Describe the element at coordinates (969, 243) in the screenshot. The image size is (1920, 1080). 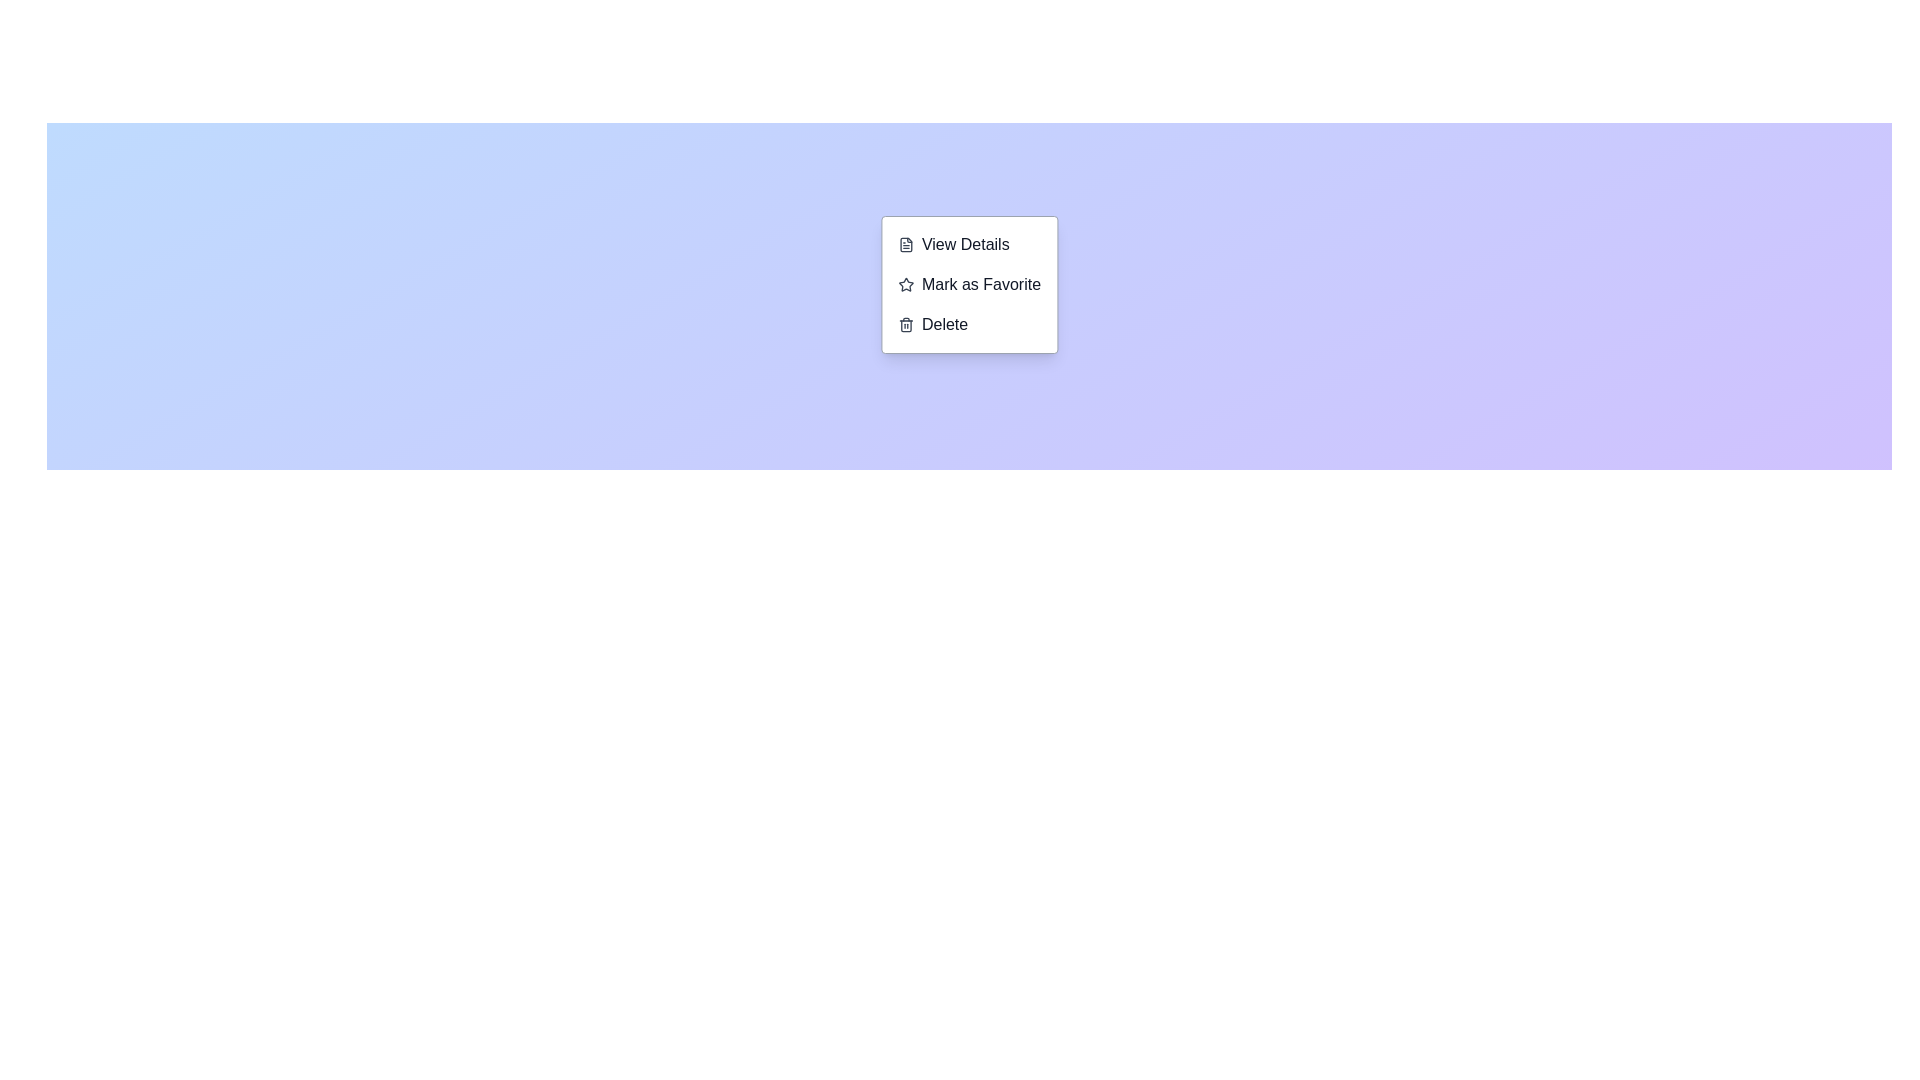
I see `the 'View Details' option in the menu` at that location.